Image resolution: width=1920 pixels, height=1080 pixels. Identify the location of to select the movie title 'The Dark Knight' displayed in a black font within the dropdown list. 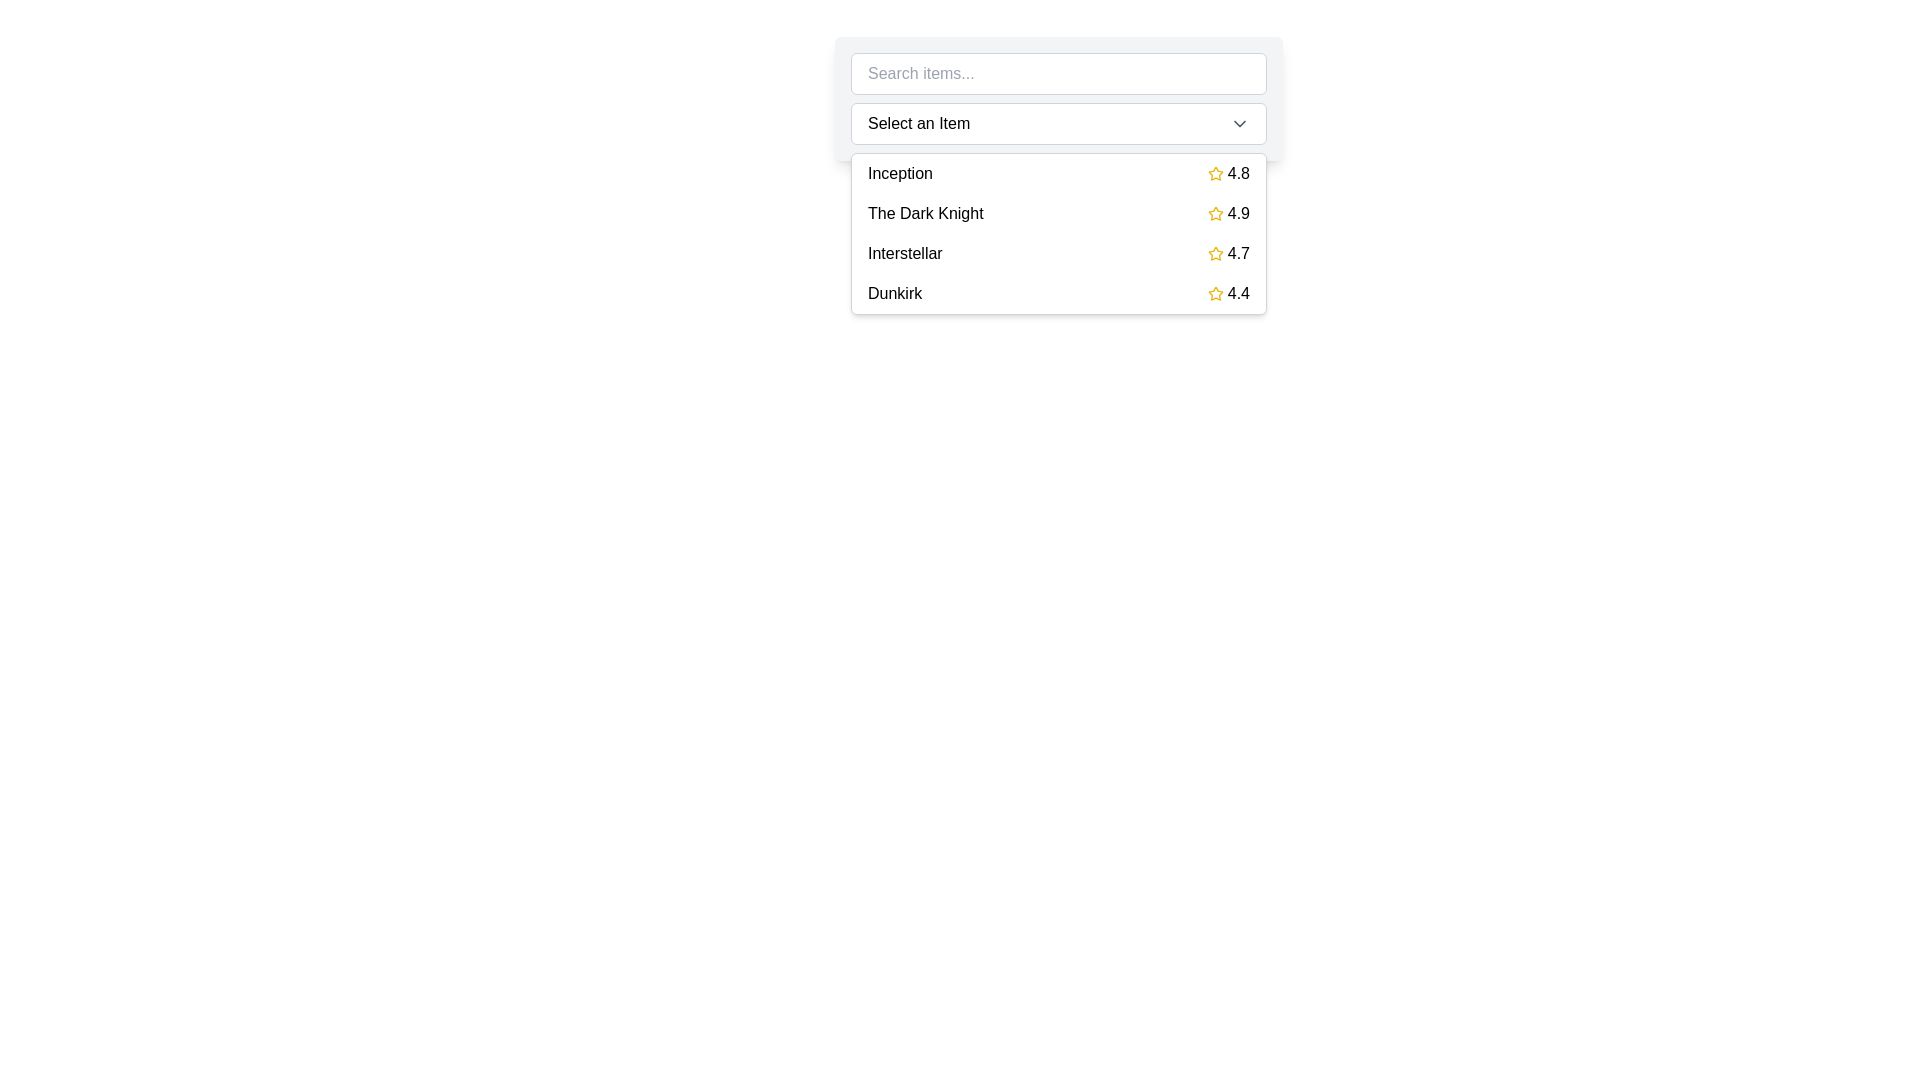
(924, 213).